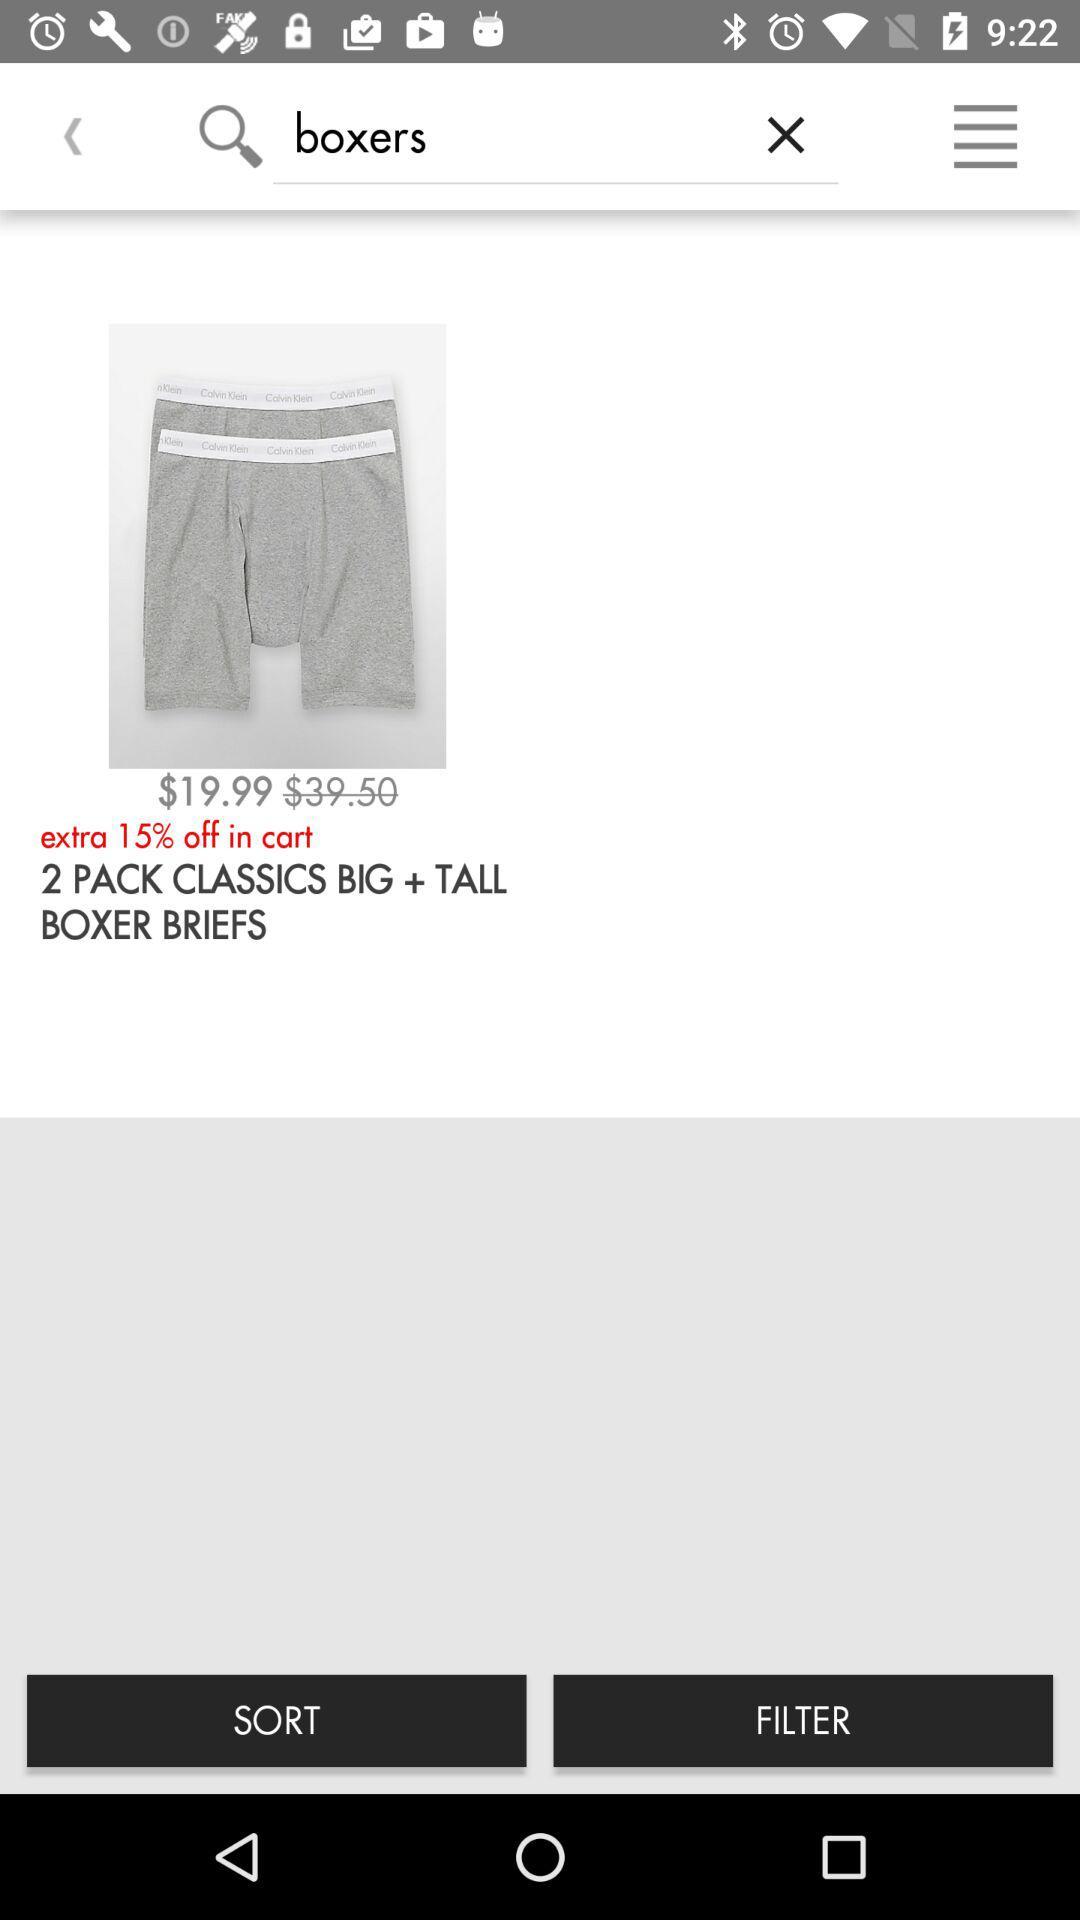 The height and width of the screenshot is (1920, 1080). What do you see at coordinates (802, 1719) in the screenshot?
I see `filter` at bounding box center [802, 1719].